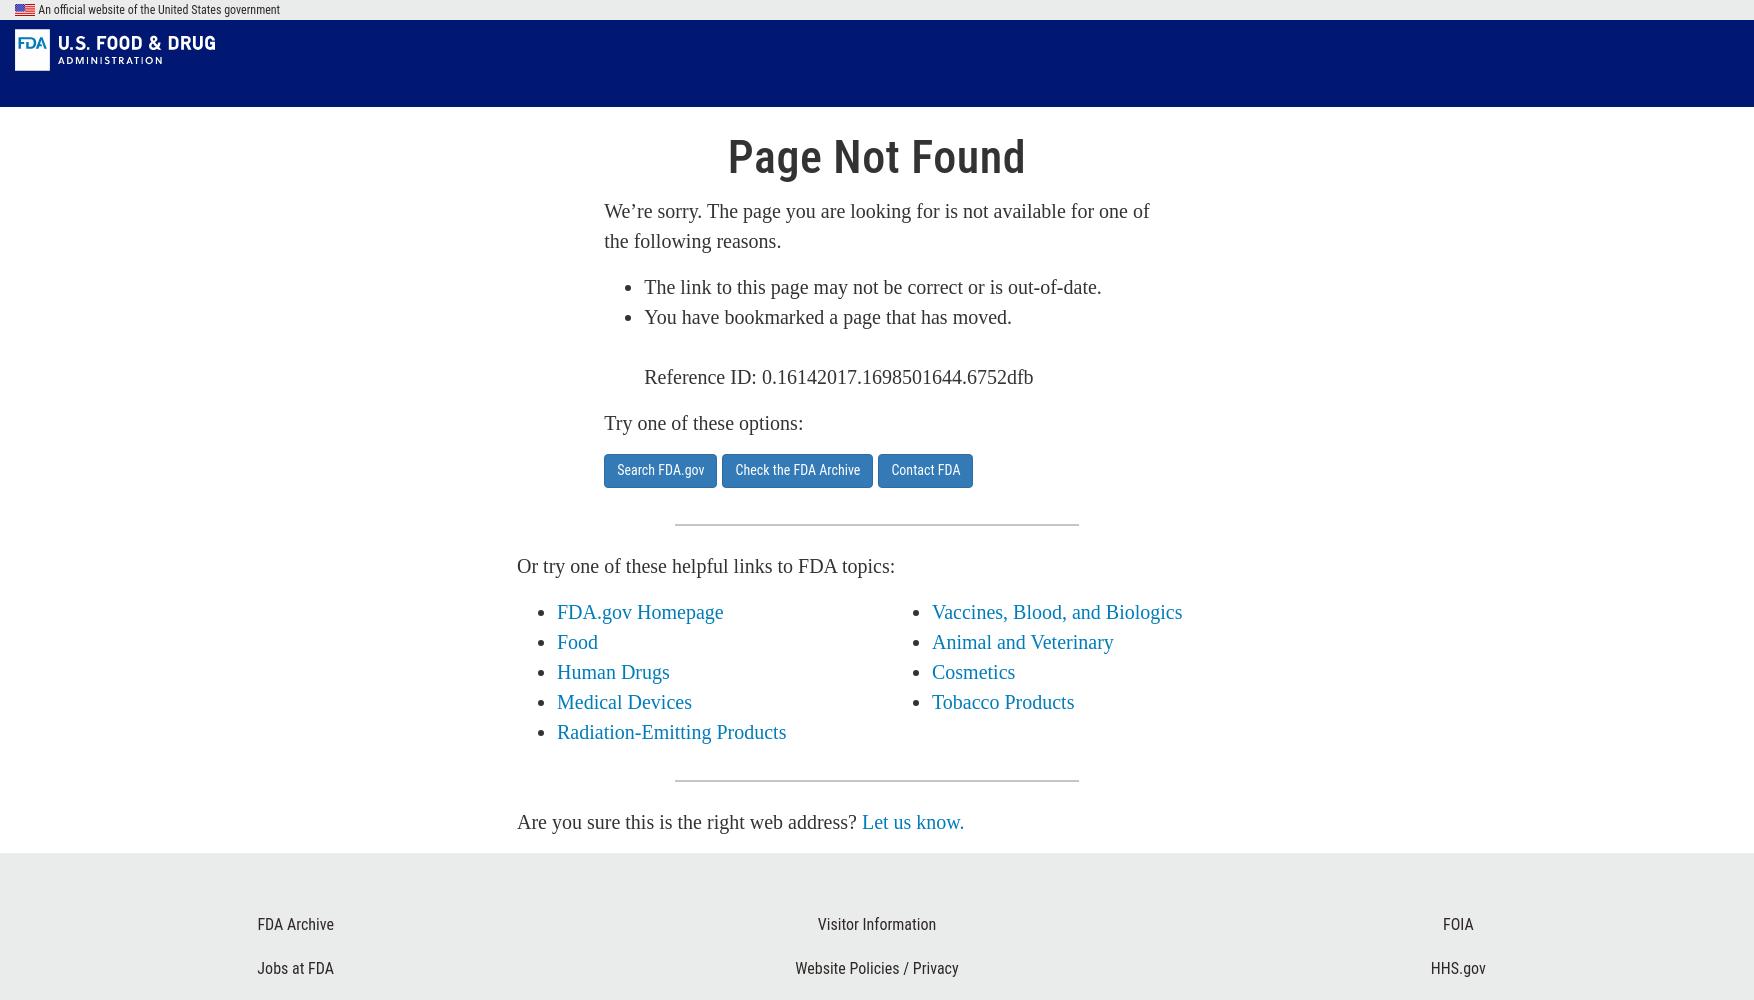 This screenshot has height=1000, width=1754. What do you see at coordinates (157, 10) in the screenshot?
I see `'An official website of the United States government'` at bounding box center [157, 10].